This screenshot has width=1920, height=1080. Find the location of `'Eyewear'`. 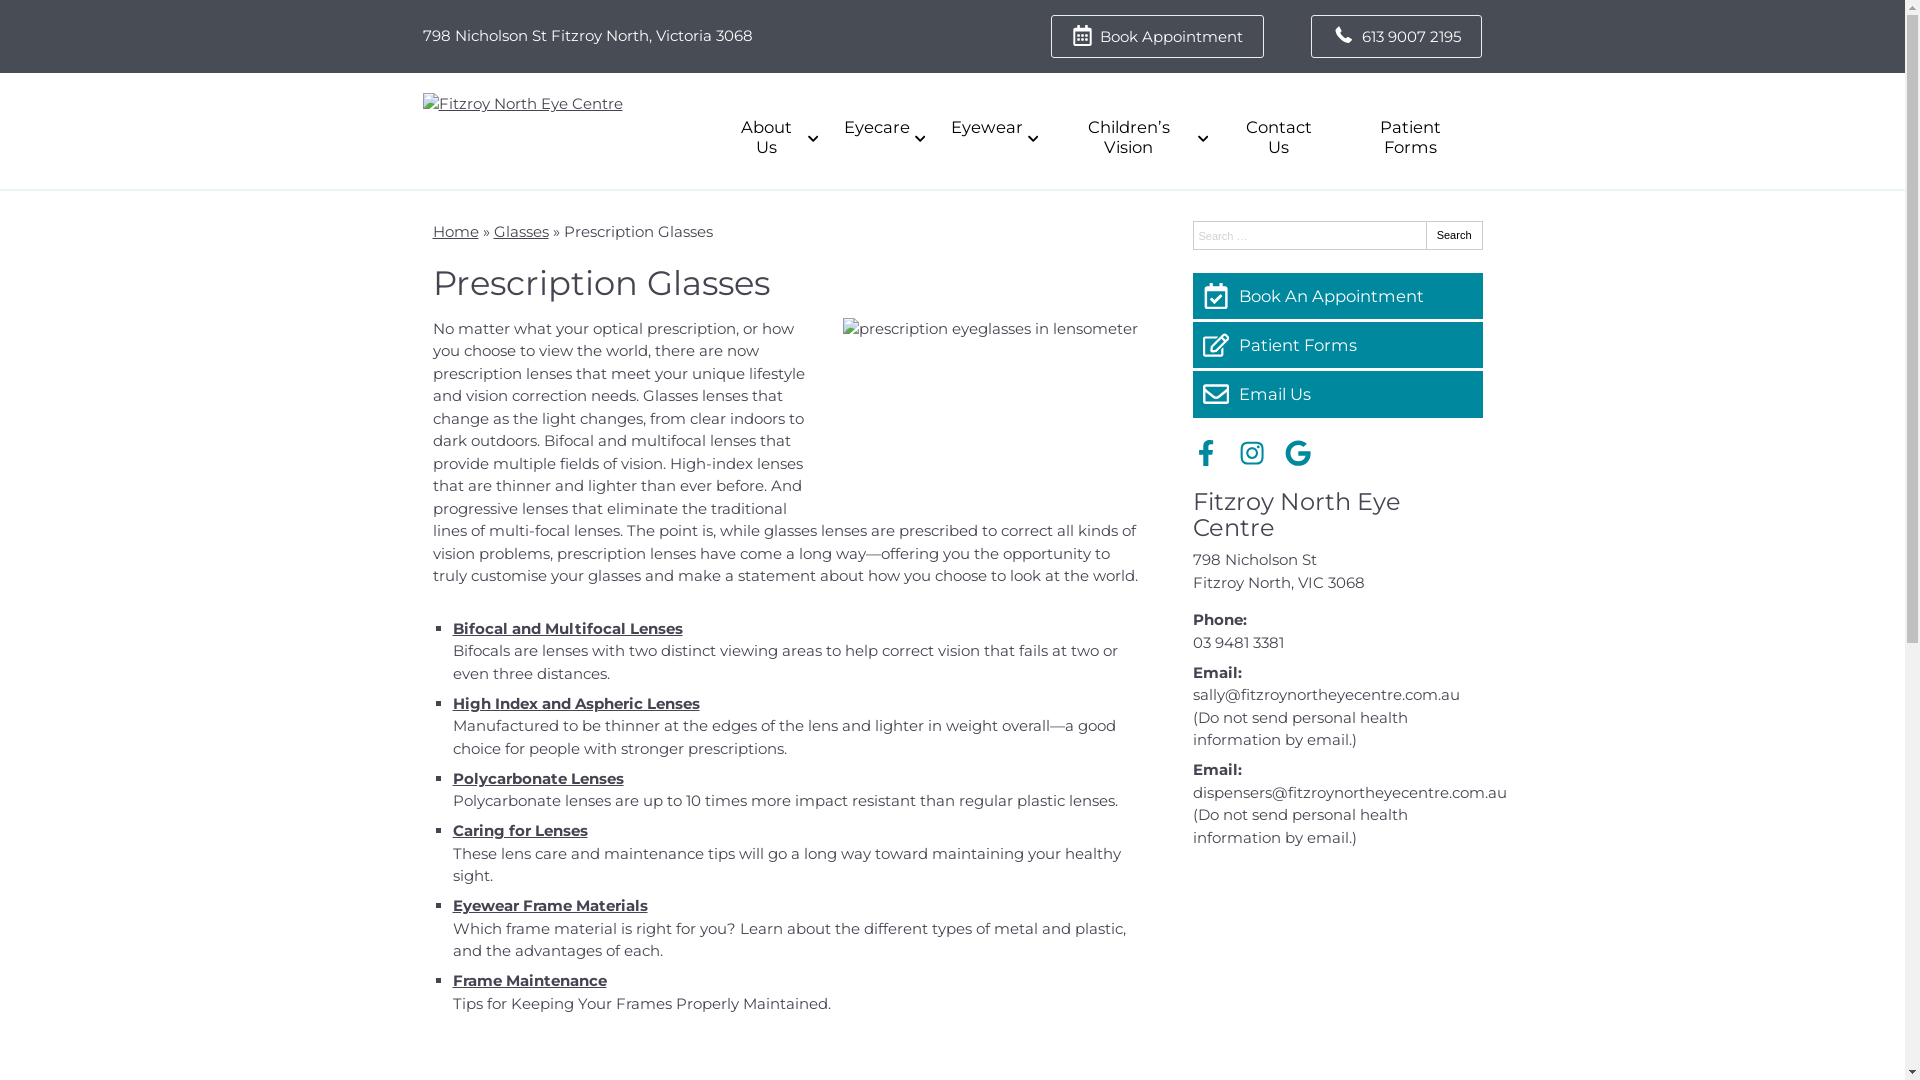

'Eyewear' is located at coordinates (991, 127).